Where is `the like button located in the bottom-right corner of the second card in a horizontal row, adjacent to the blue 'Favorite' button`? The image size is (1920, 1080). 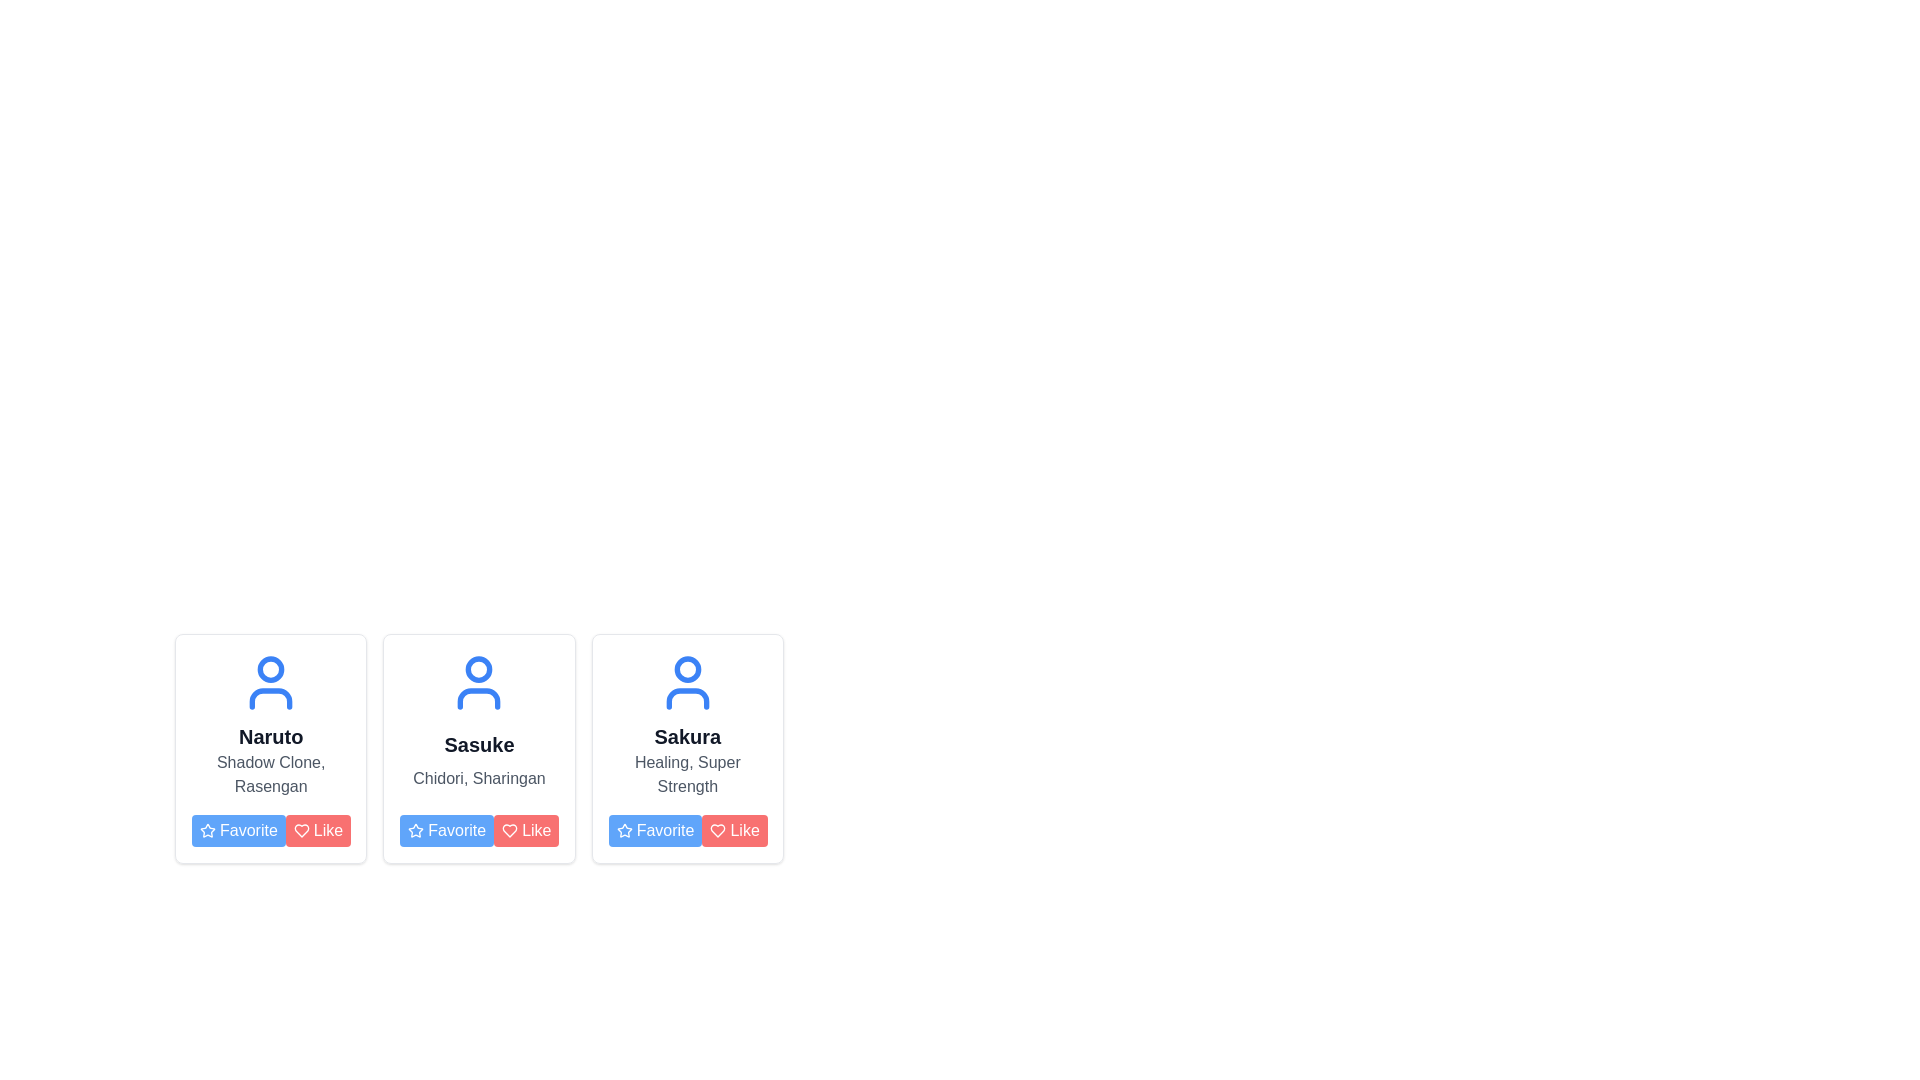 the like button located in the bottom-right corner of the second card in a horizontal row, adjacent to the blue 'Favorite' button is located at coordinates (526, 830).